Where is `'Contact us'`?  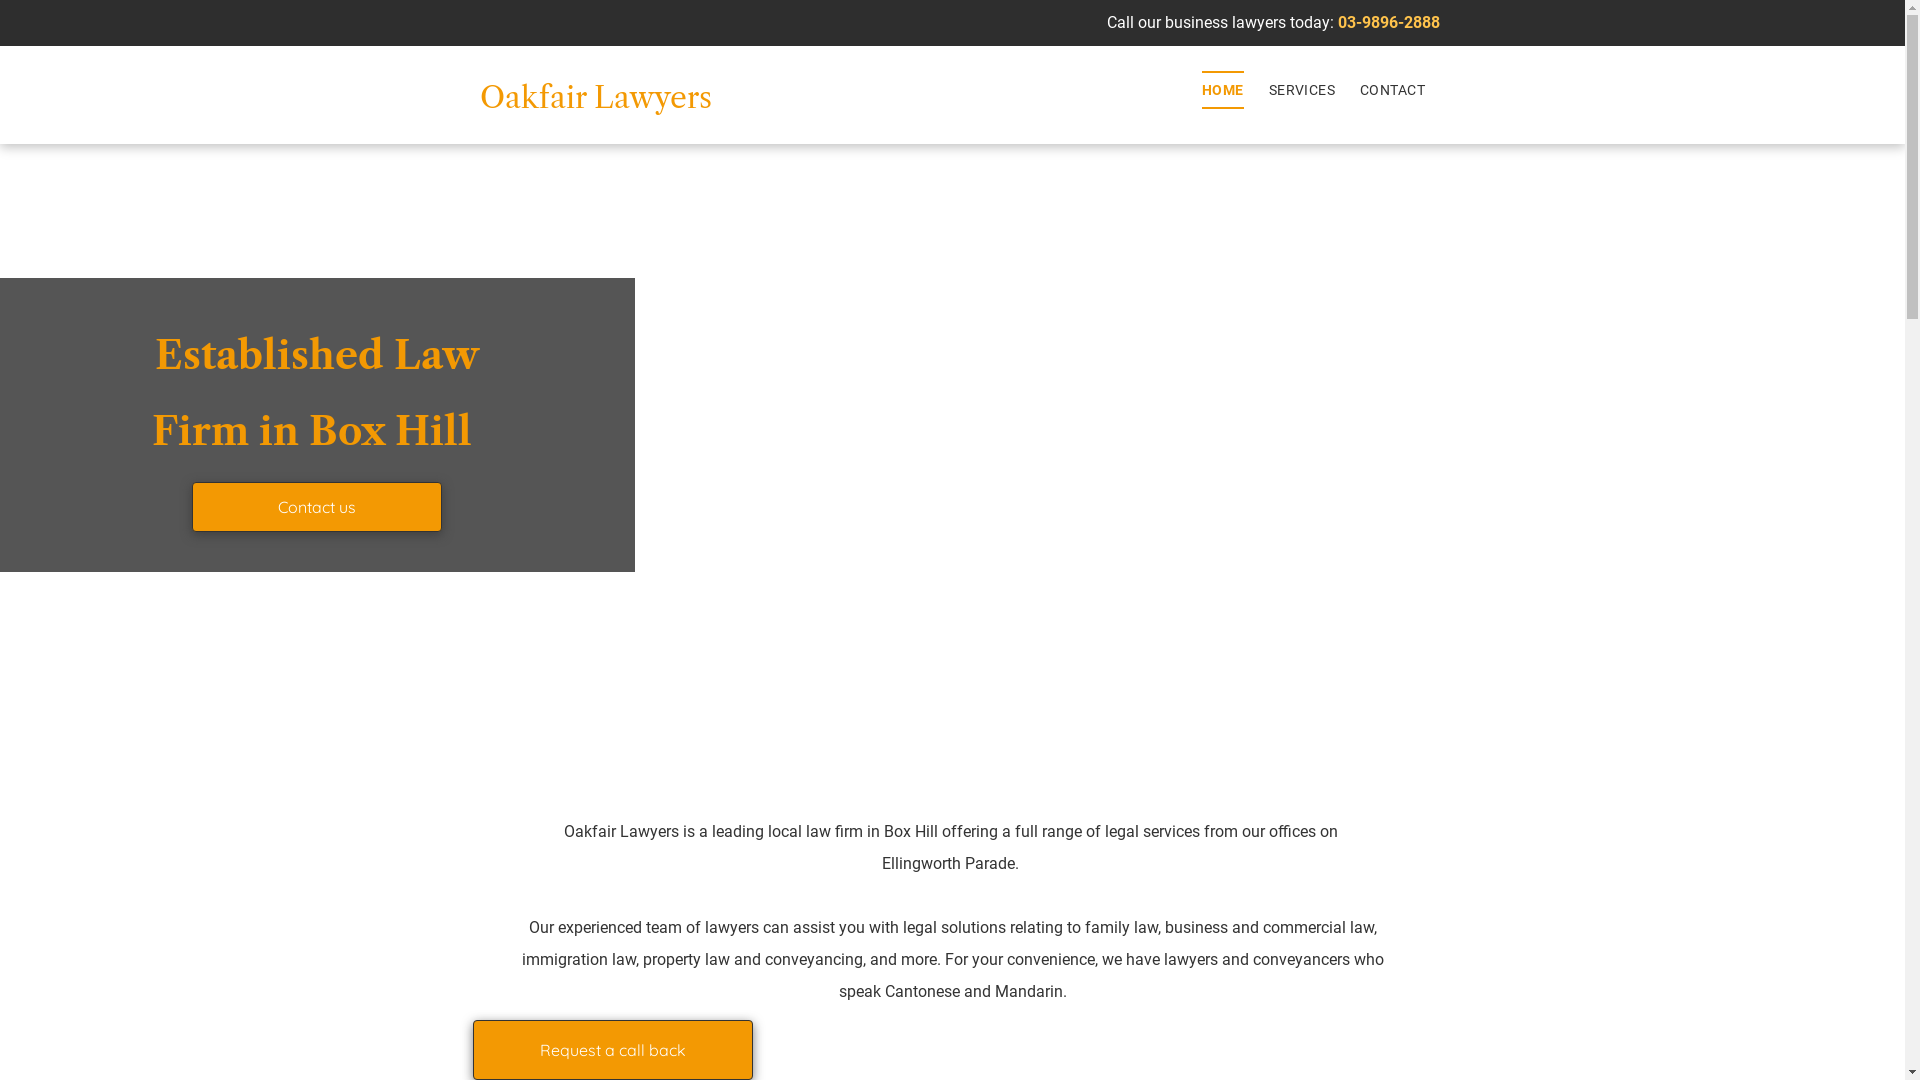 'Contact us' is located at coordinates (192, 505).